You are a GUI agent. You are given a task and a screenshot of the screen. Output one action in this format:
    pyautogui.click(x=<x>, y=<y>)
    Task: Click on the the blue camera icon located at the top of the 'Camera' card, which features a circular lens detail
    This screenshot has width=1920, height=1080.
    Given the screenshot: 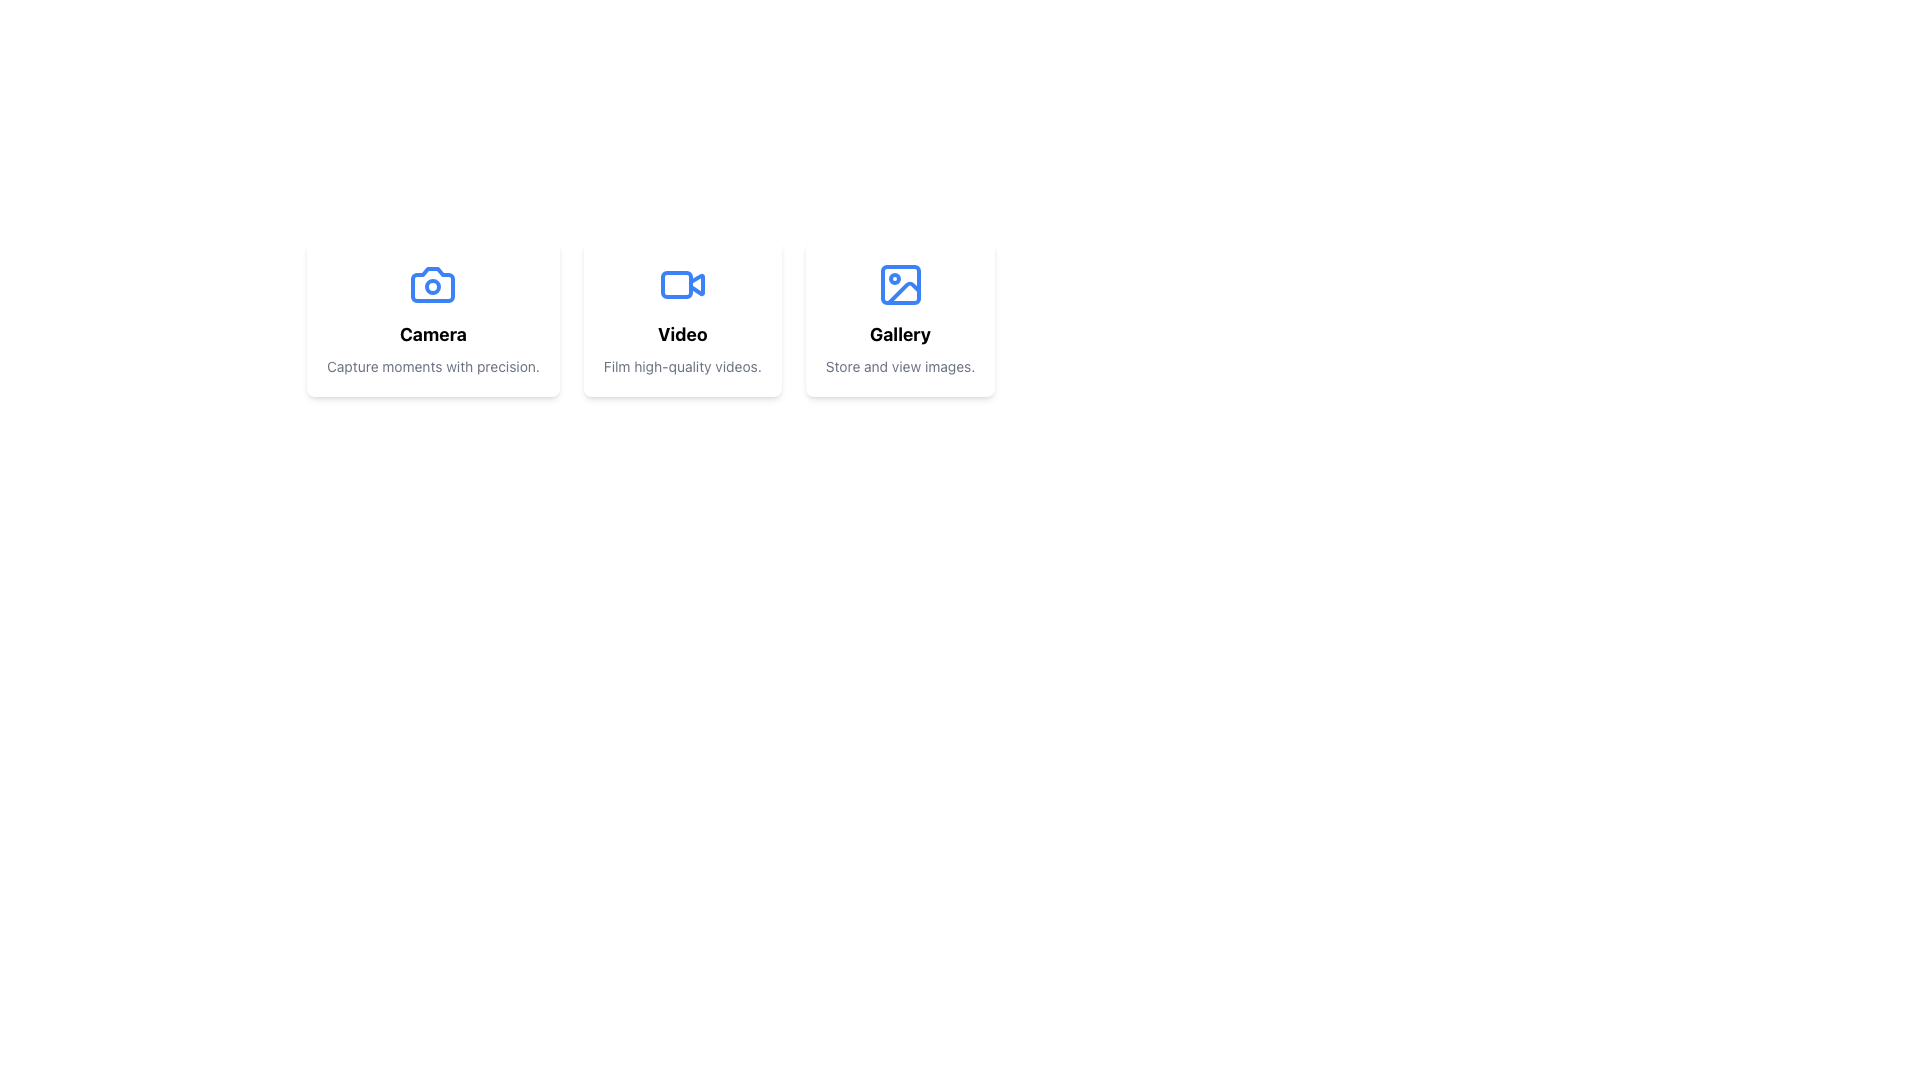 What is the action you would take?
    pyautogui.click(x=432, y=285)
    